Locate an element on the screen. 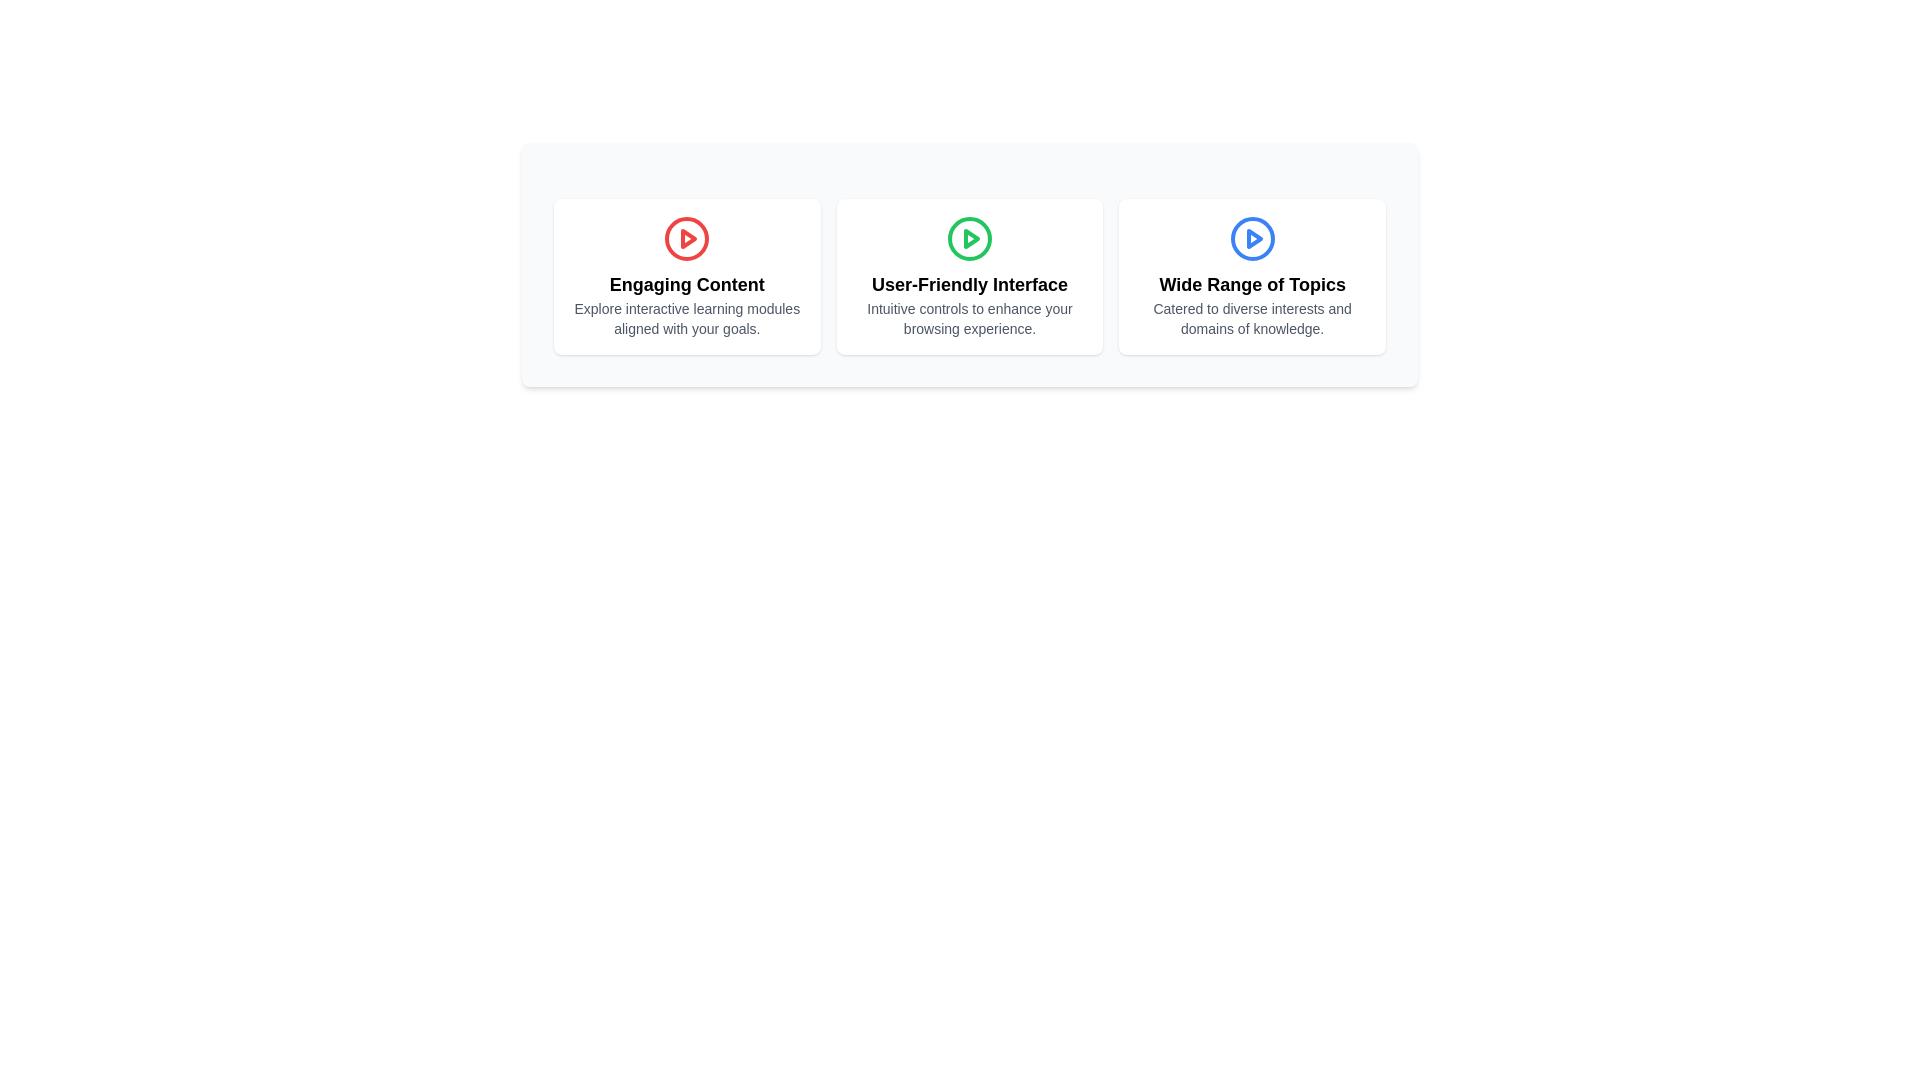 The image size is (1920, 1080). the bold title text displaying 'Engaging Content' located in the center of the leftmost card, which is part of a horizontal row of three cards is located at coordinates (687, 285).